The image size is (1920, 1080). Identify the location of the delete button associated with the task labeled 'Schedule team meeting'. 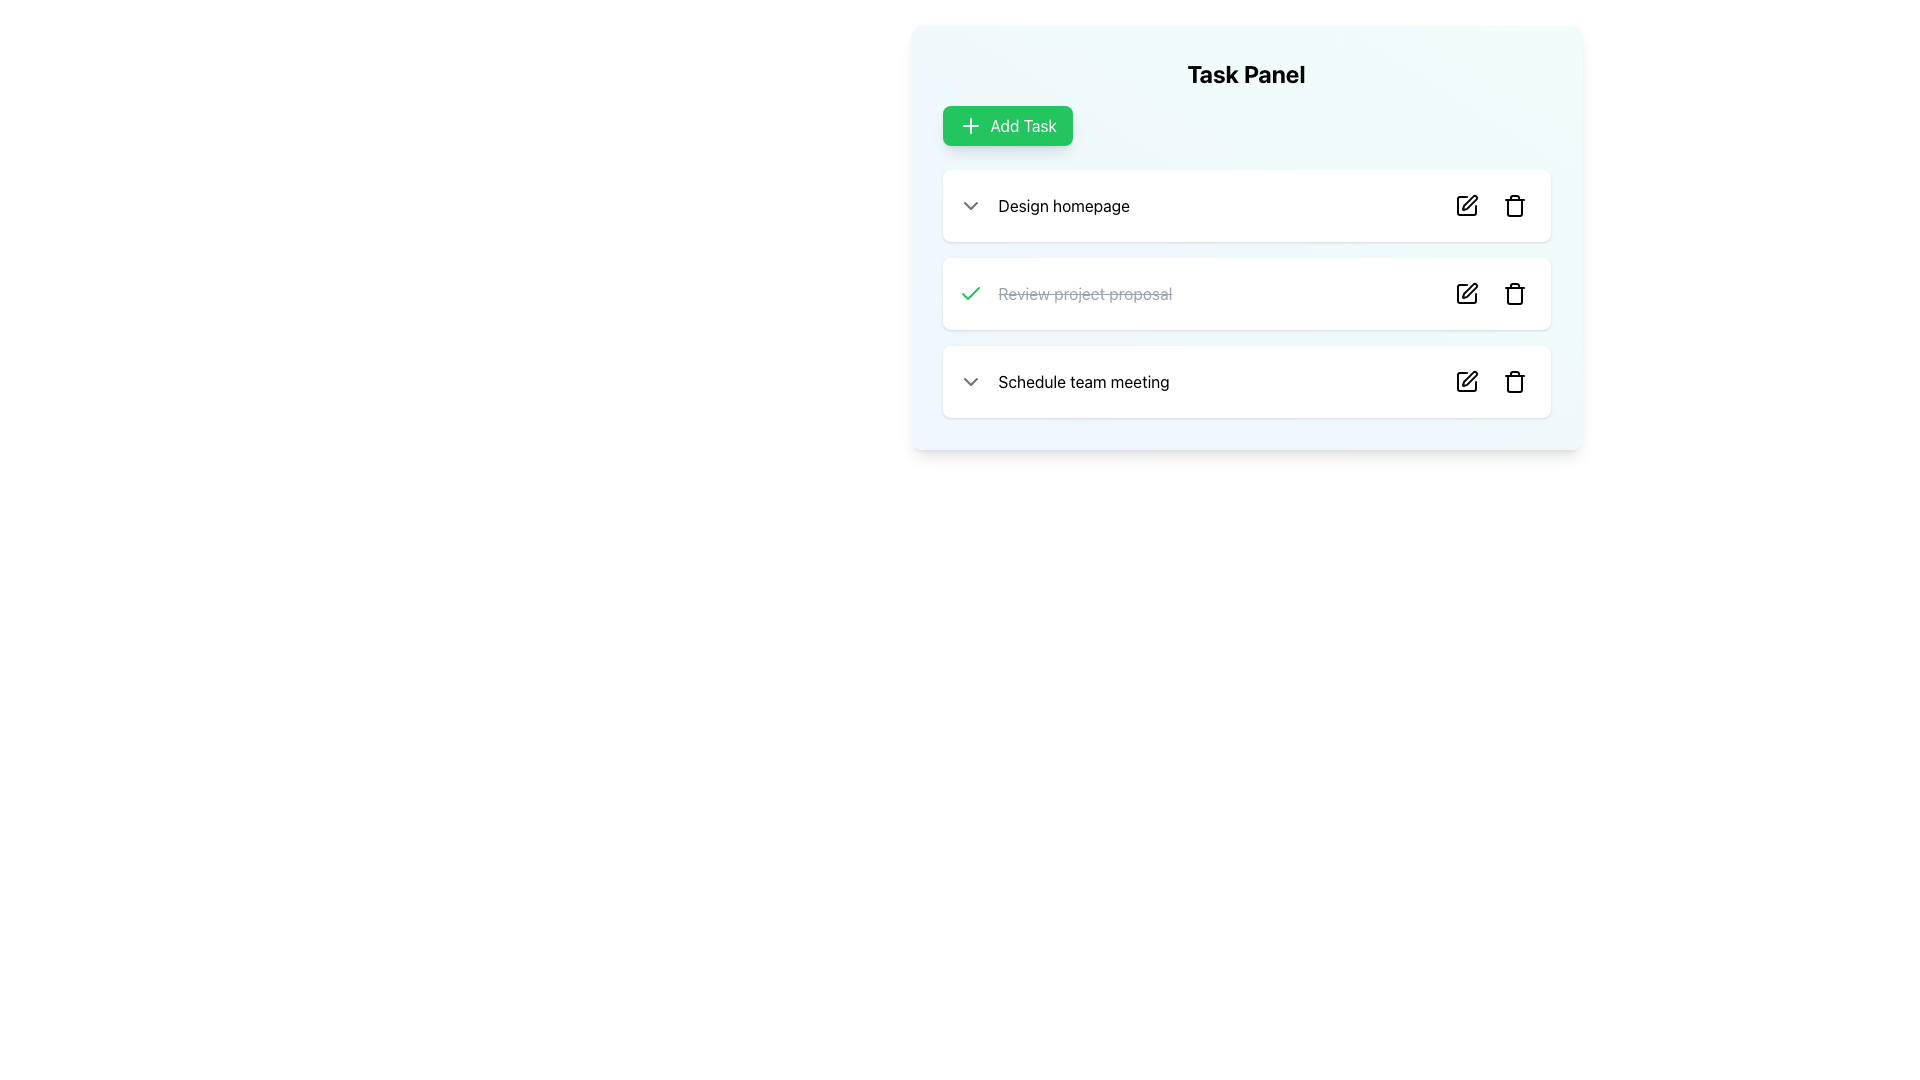
(1514, 381).